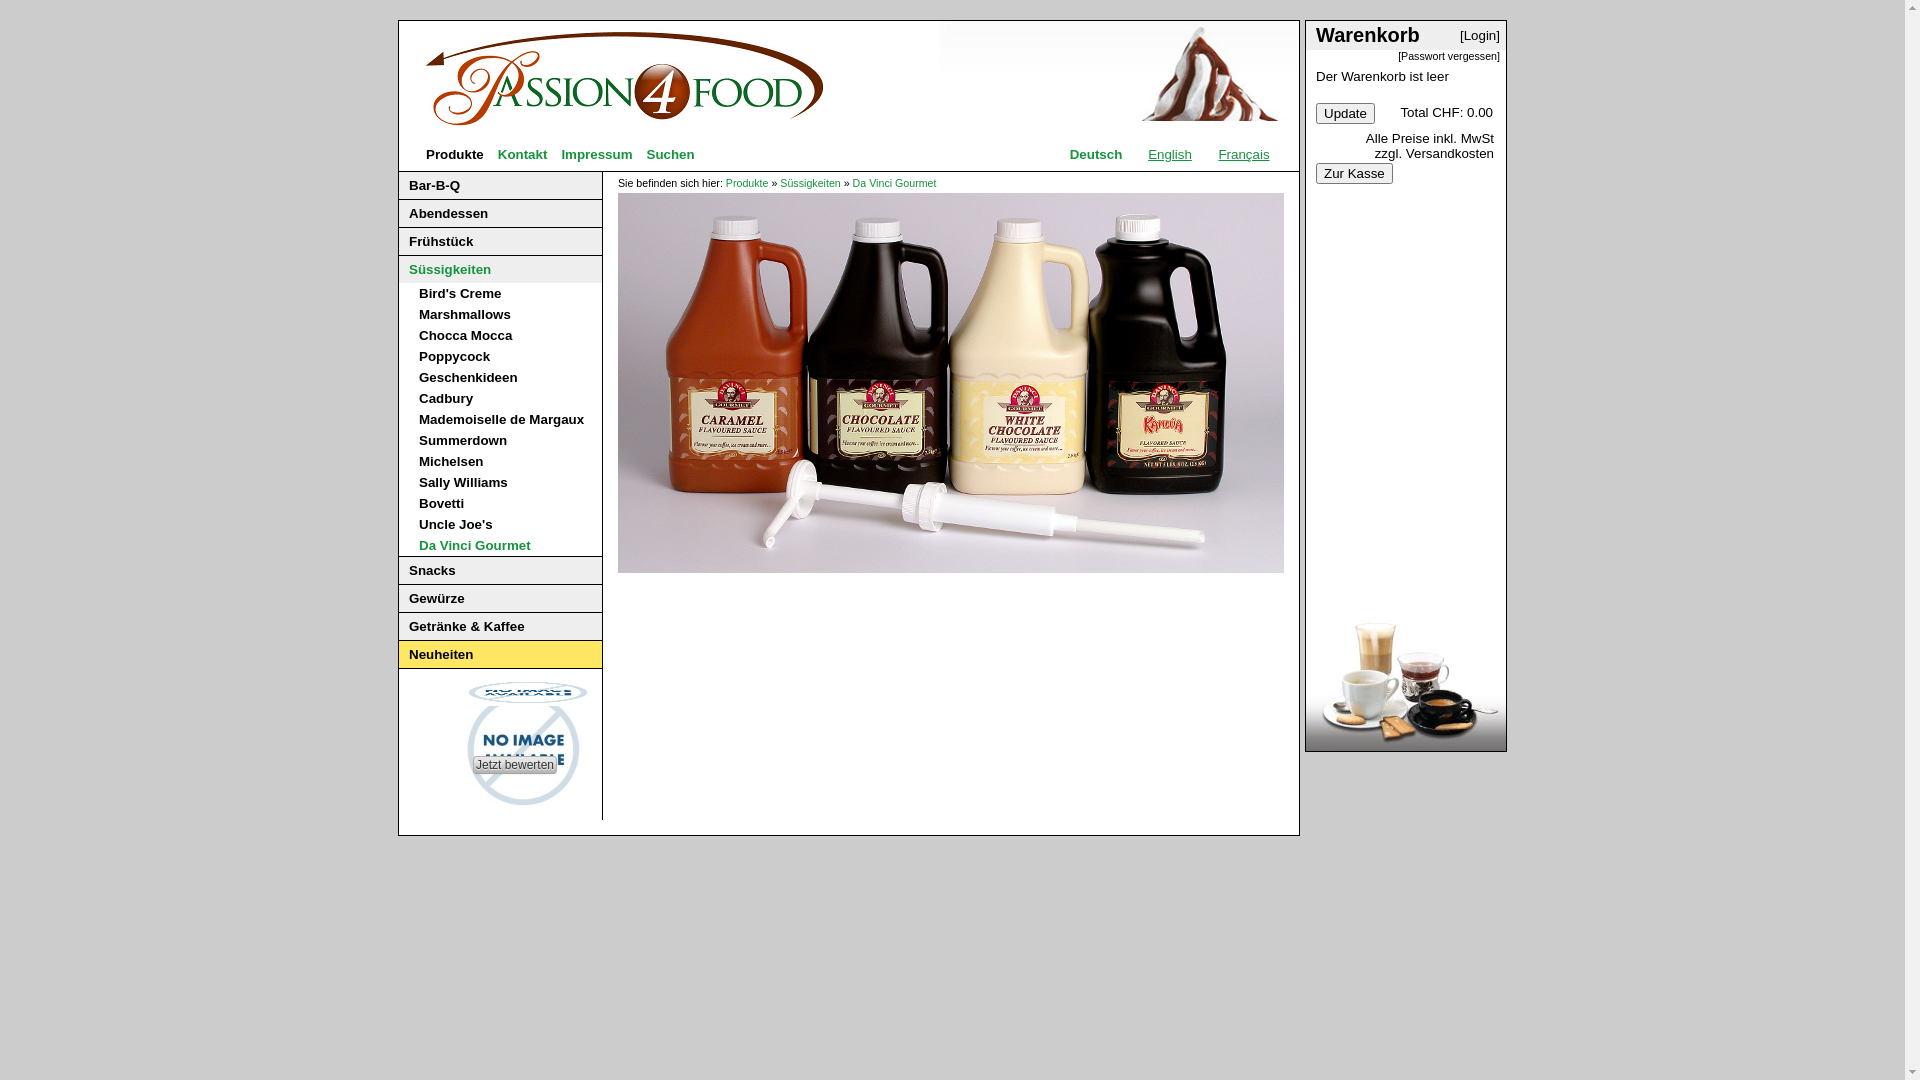 The width and height of the screenshot is (1920, 1080). Describe the element at coordinates (407, 185) in the screenshot. I see `'Bar-B-Q'` at that location.